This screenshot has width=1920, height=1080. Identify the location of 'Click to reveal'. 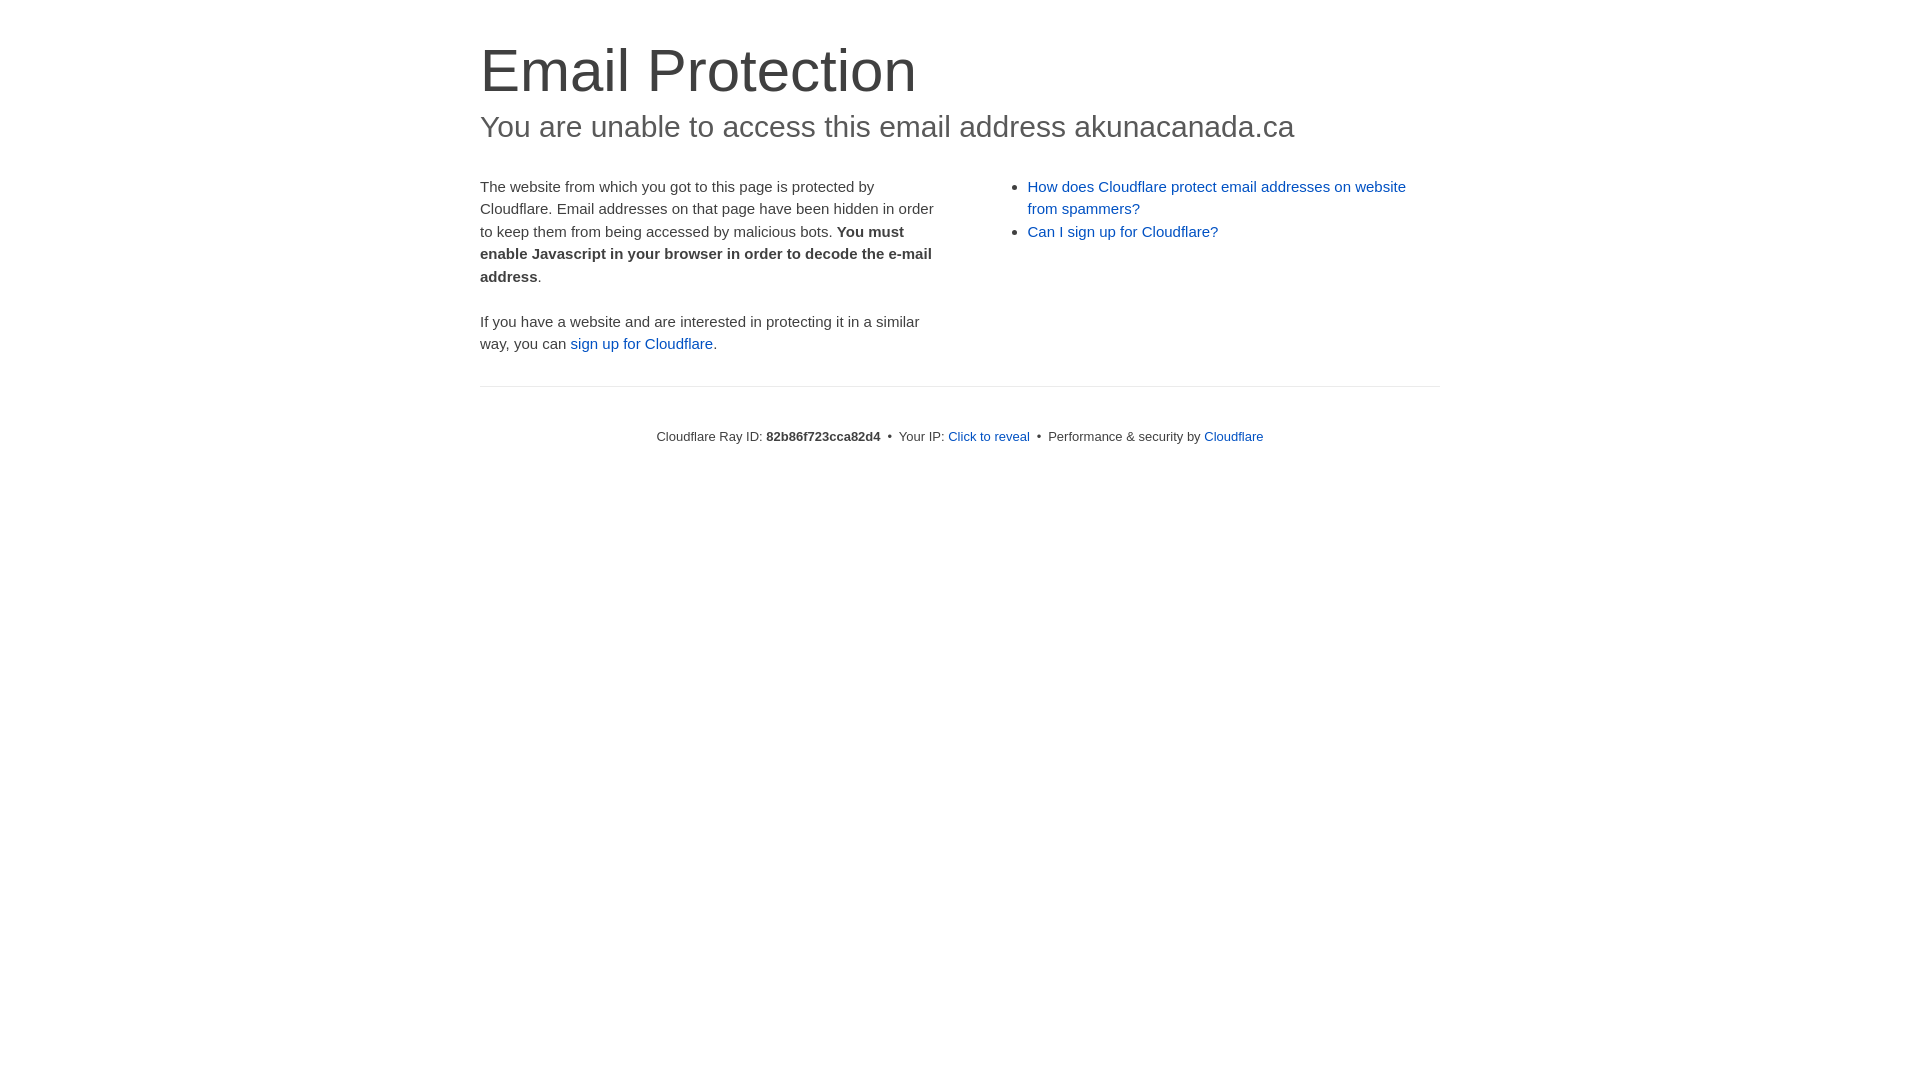
(988, 435).